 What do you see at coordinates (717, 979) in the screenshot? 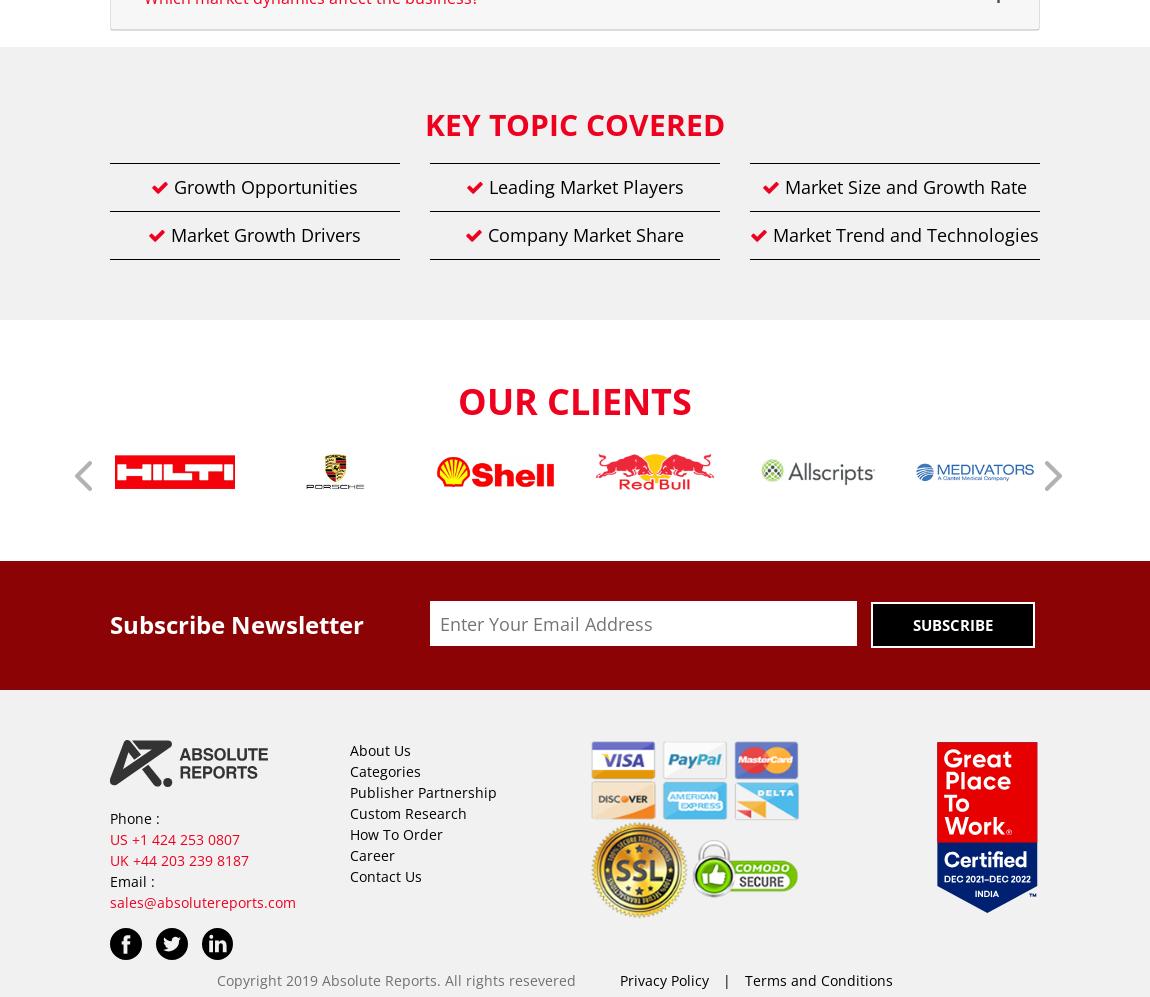
I see `'|'` at bounding box center [717, 979].